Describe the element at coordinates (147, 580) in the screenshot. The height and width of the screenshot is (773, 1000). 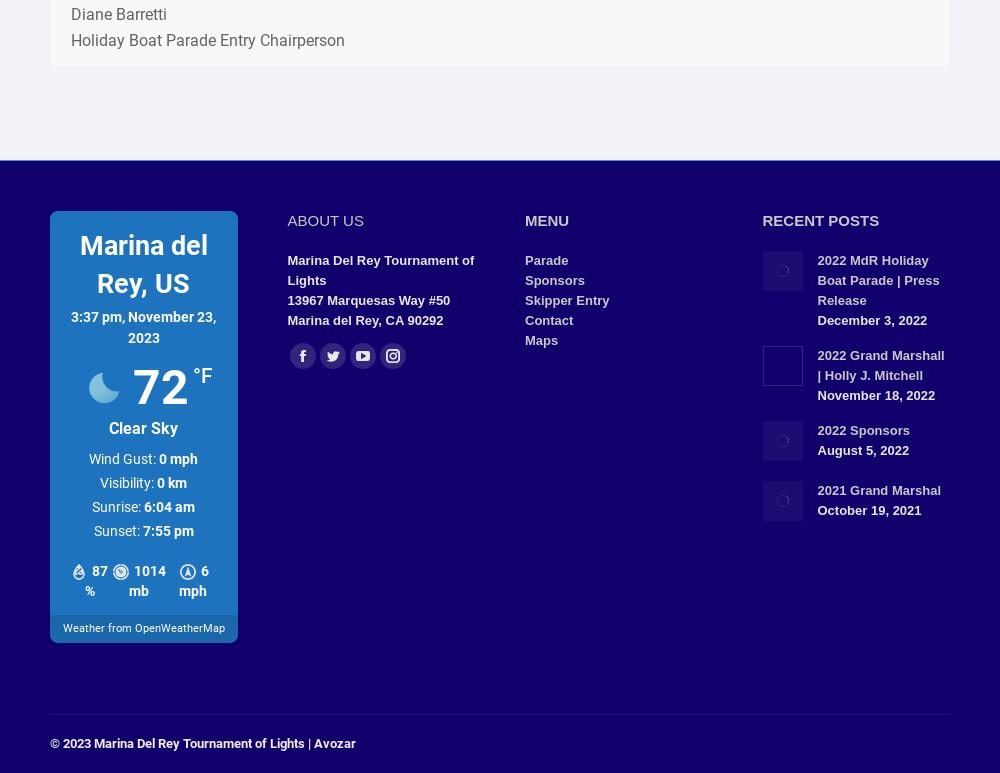
I see `'1014 mb'` at that location.